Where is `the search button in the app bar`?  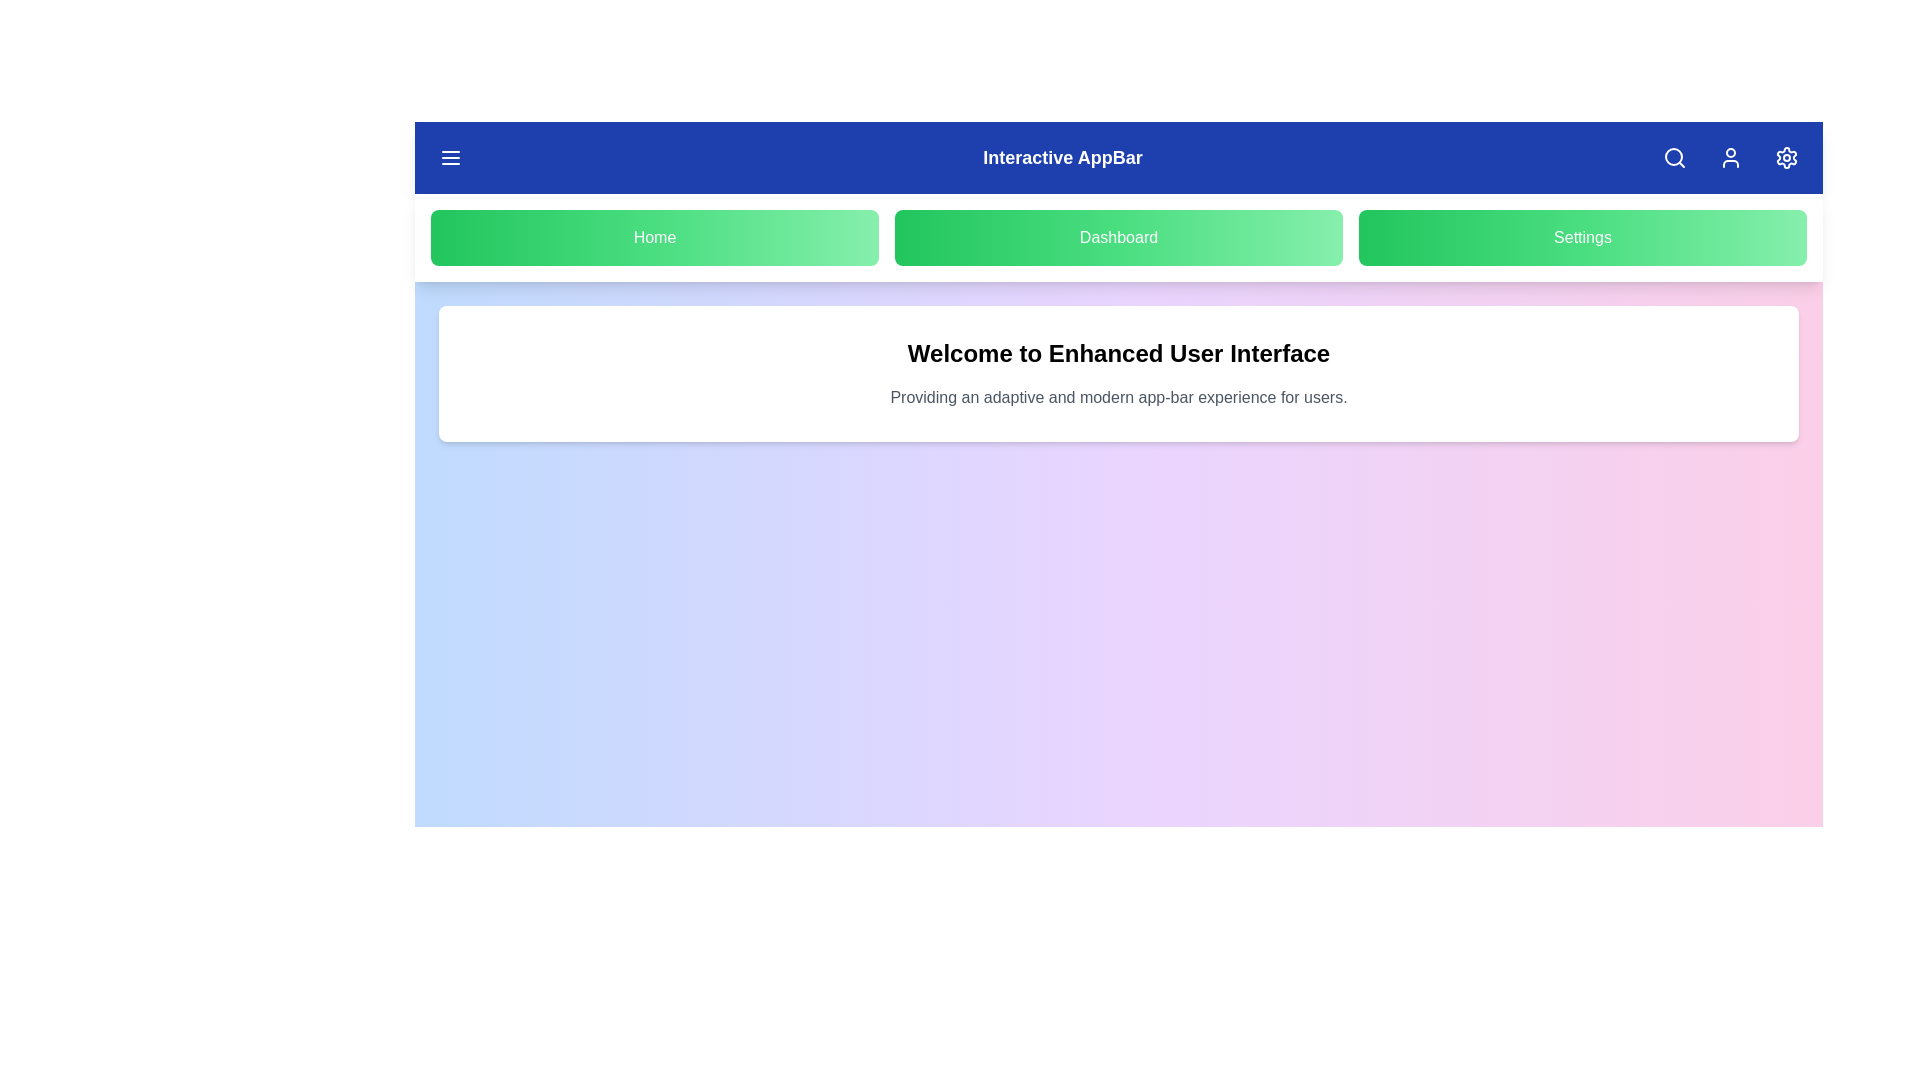
the search button in the app bar is located at coordinates (1675, 157).